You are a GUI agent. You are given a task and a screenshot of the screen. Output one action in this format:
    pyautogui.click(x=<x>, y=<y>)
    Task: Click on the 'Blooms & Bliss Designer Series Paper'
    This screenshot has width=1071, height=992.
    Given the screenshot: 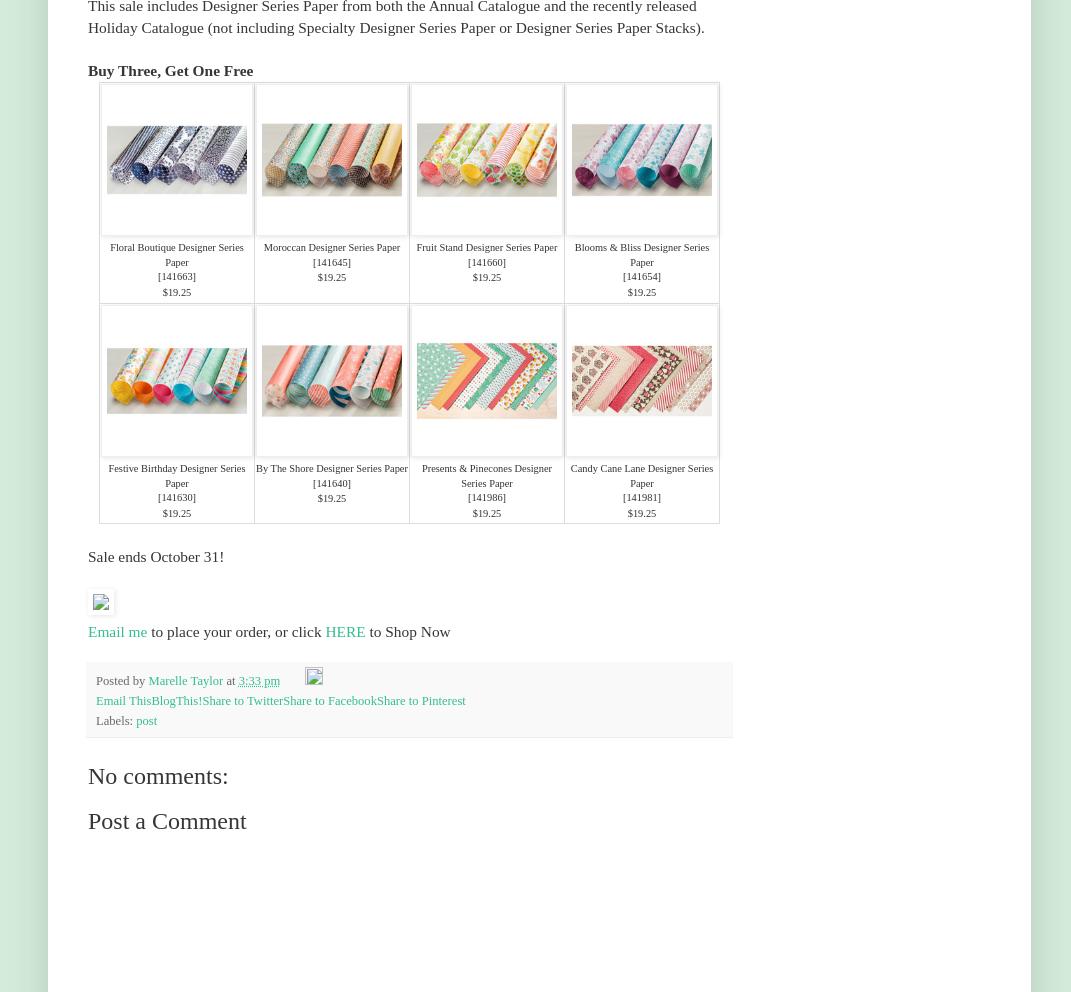 What is the action you would take?
    pyautogui.click(x=573, y=253)
    